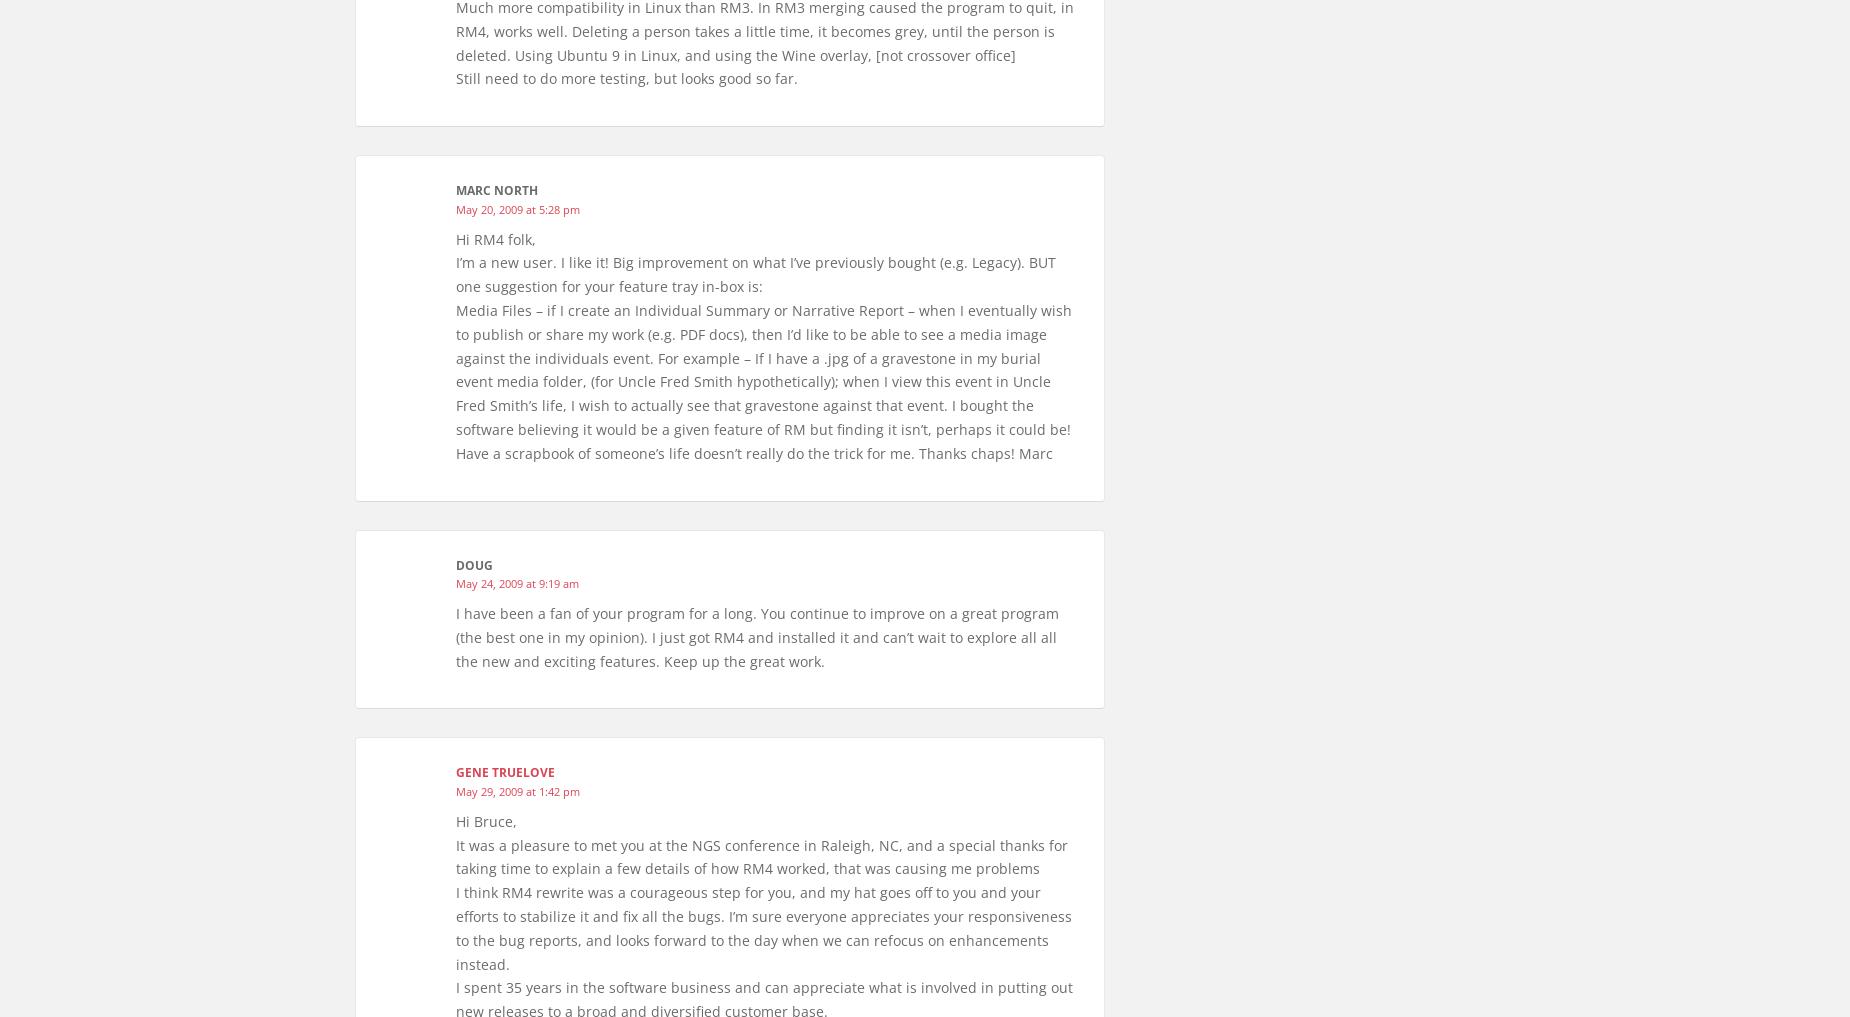 This screenshot has width=1850, height=1017. Describe the element at coordinates (626, 78) in the screenshot. I see `'Still need to do more testing, but looks good so far.'` at that location.